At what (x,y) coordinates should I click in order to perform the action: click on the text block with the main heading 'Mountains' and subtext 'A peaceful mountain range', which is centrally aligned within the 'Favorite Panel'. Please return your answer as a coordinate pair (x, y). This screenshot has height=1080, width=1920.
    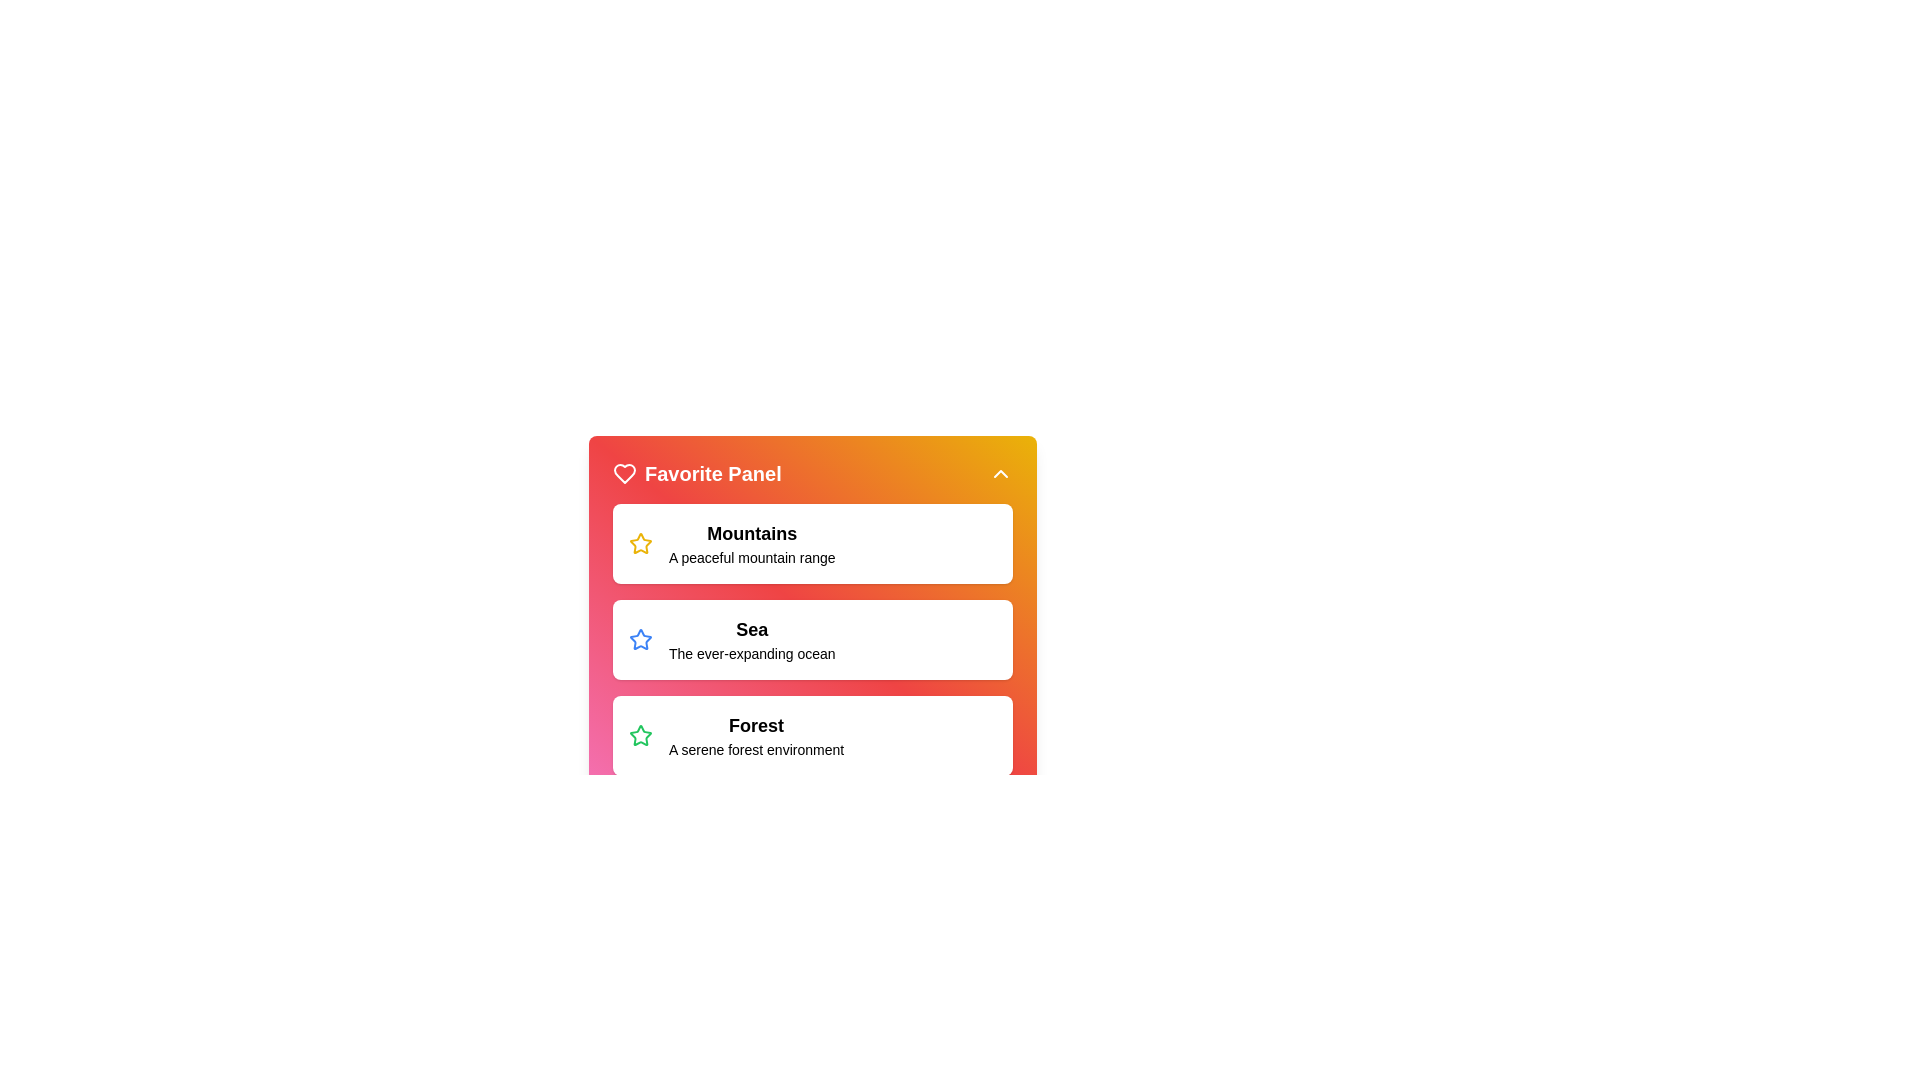
    Looking at the image, I should click on (751, 543).